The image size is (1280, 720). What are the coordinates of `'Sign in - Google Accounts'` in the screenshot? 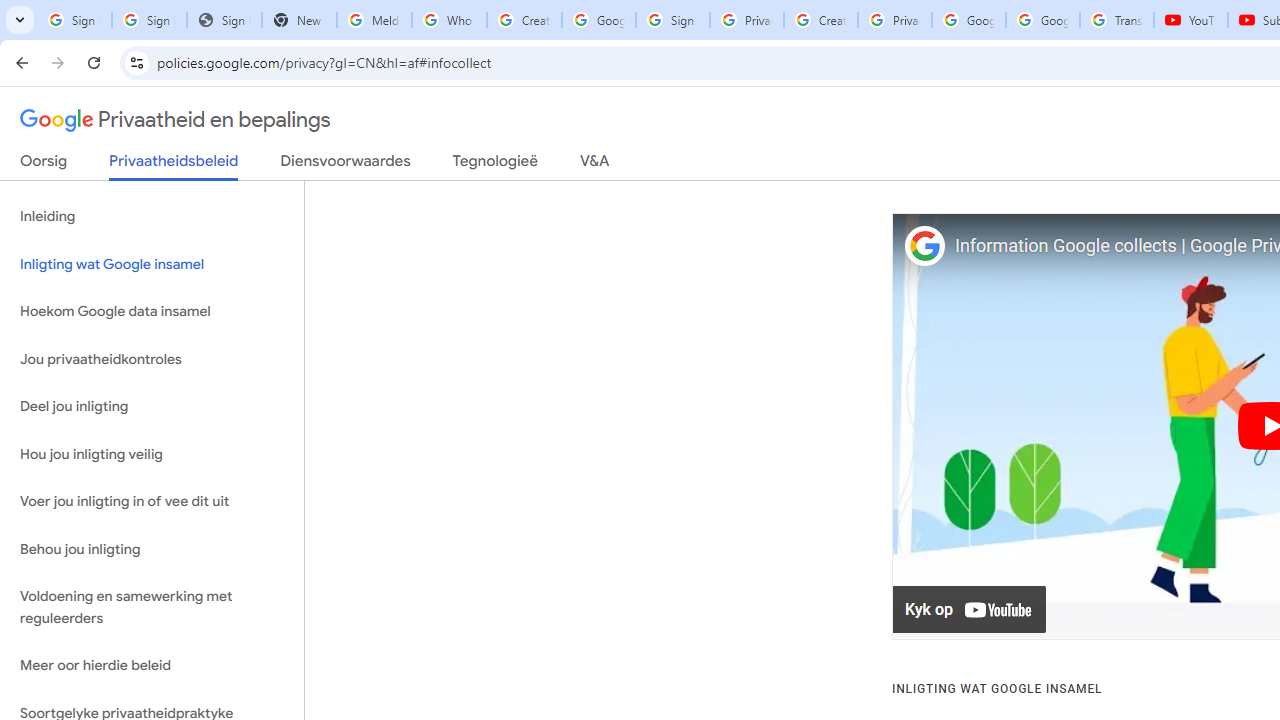 It's located at (673, 20).